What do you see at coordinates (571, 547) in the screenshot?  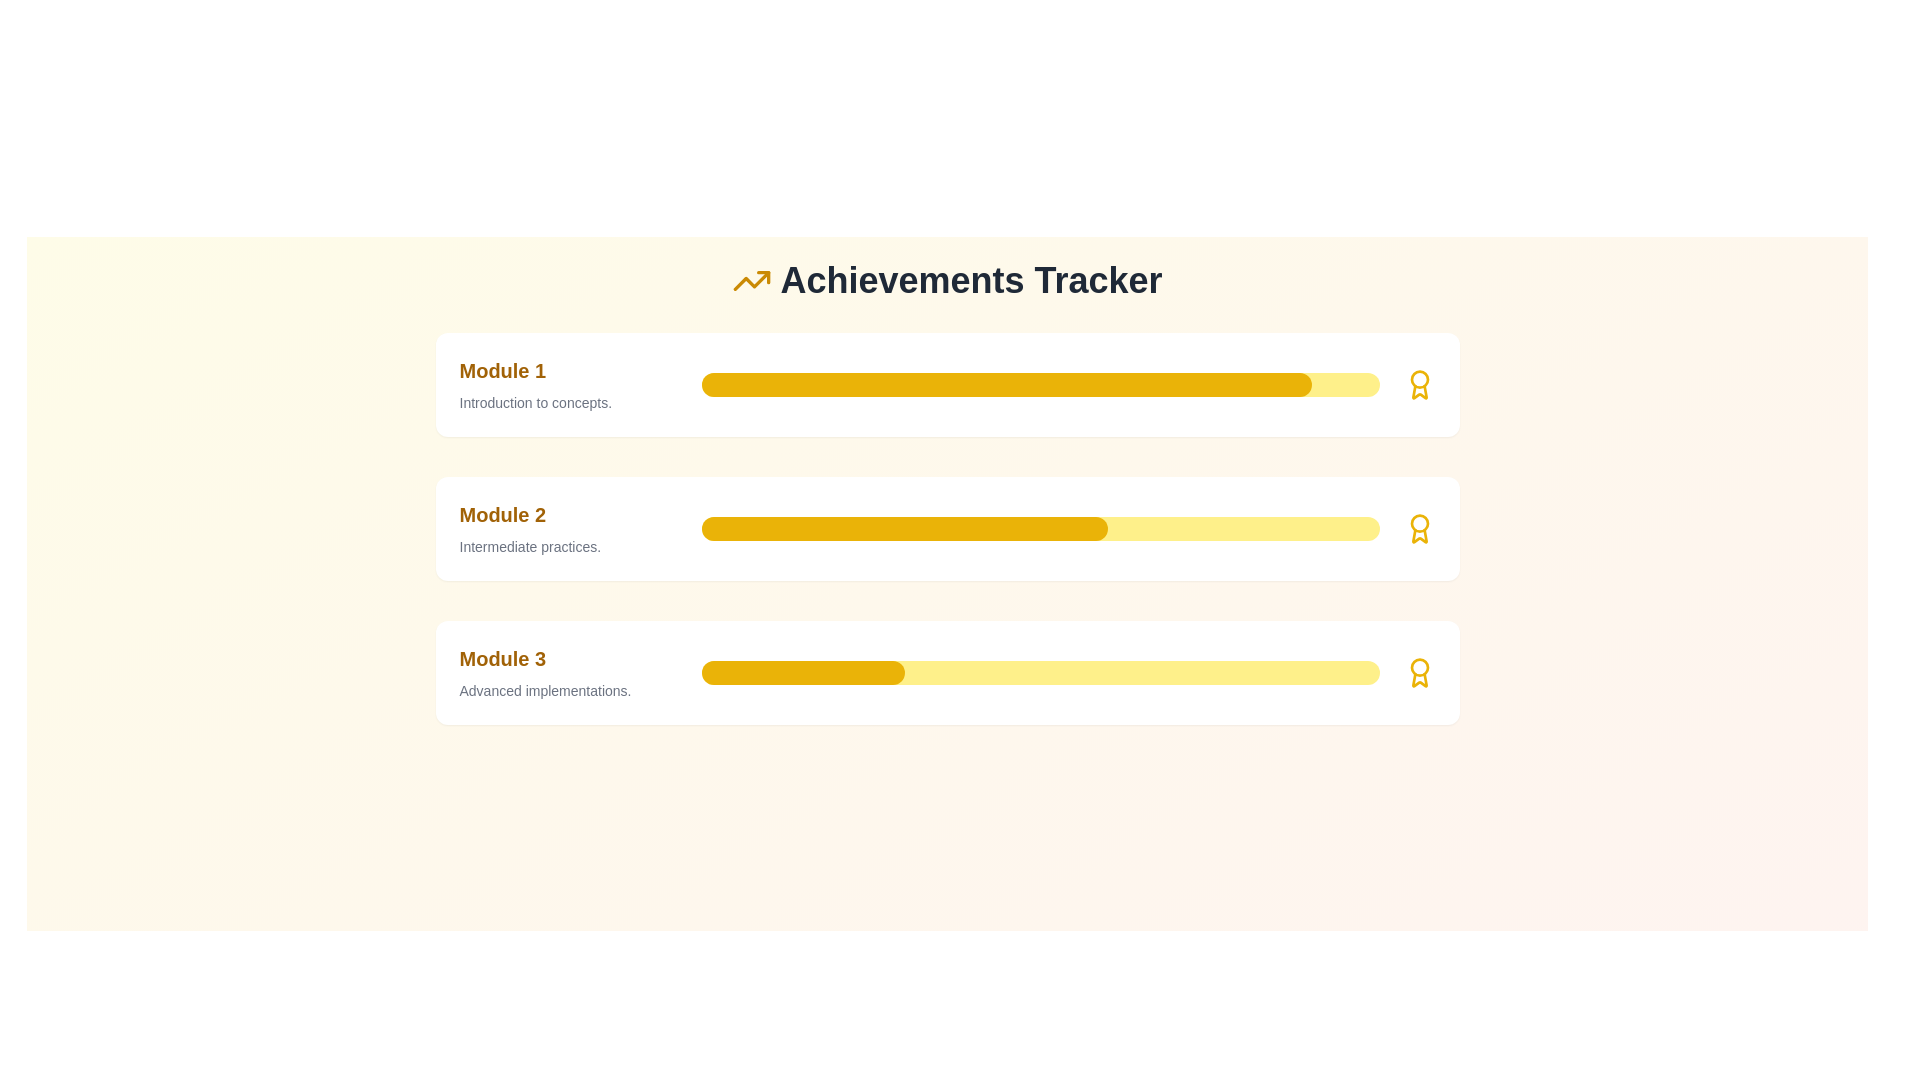 I see `the static text label that describes the 'Module 2' section, which is located below the 'Module 2' header and above the yellow progress bar` at bounding box center [571, 547].